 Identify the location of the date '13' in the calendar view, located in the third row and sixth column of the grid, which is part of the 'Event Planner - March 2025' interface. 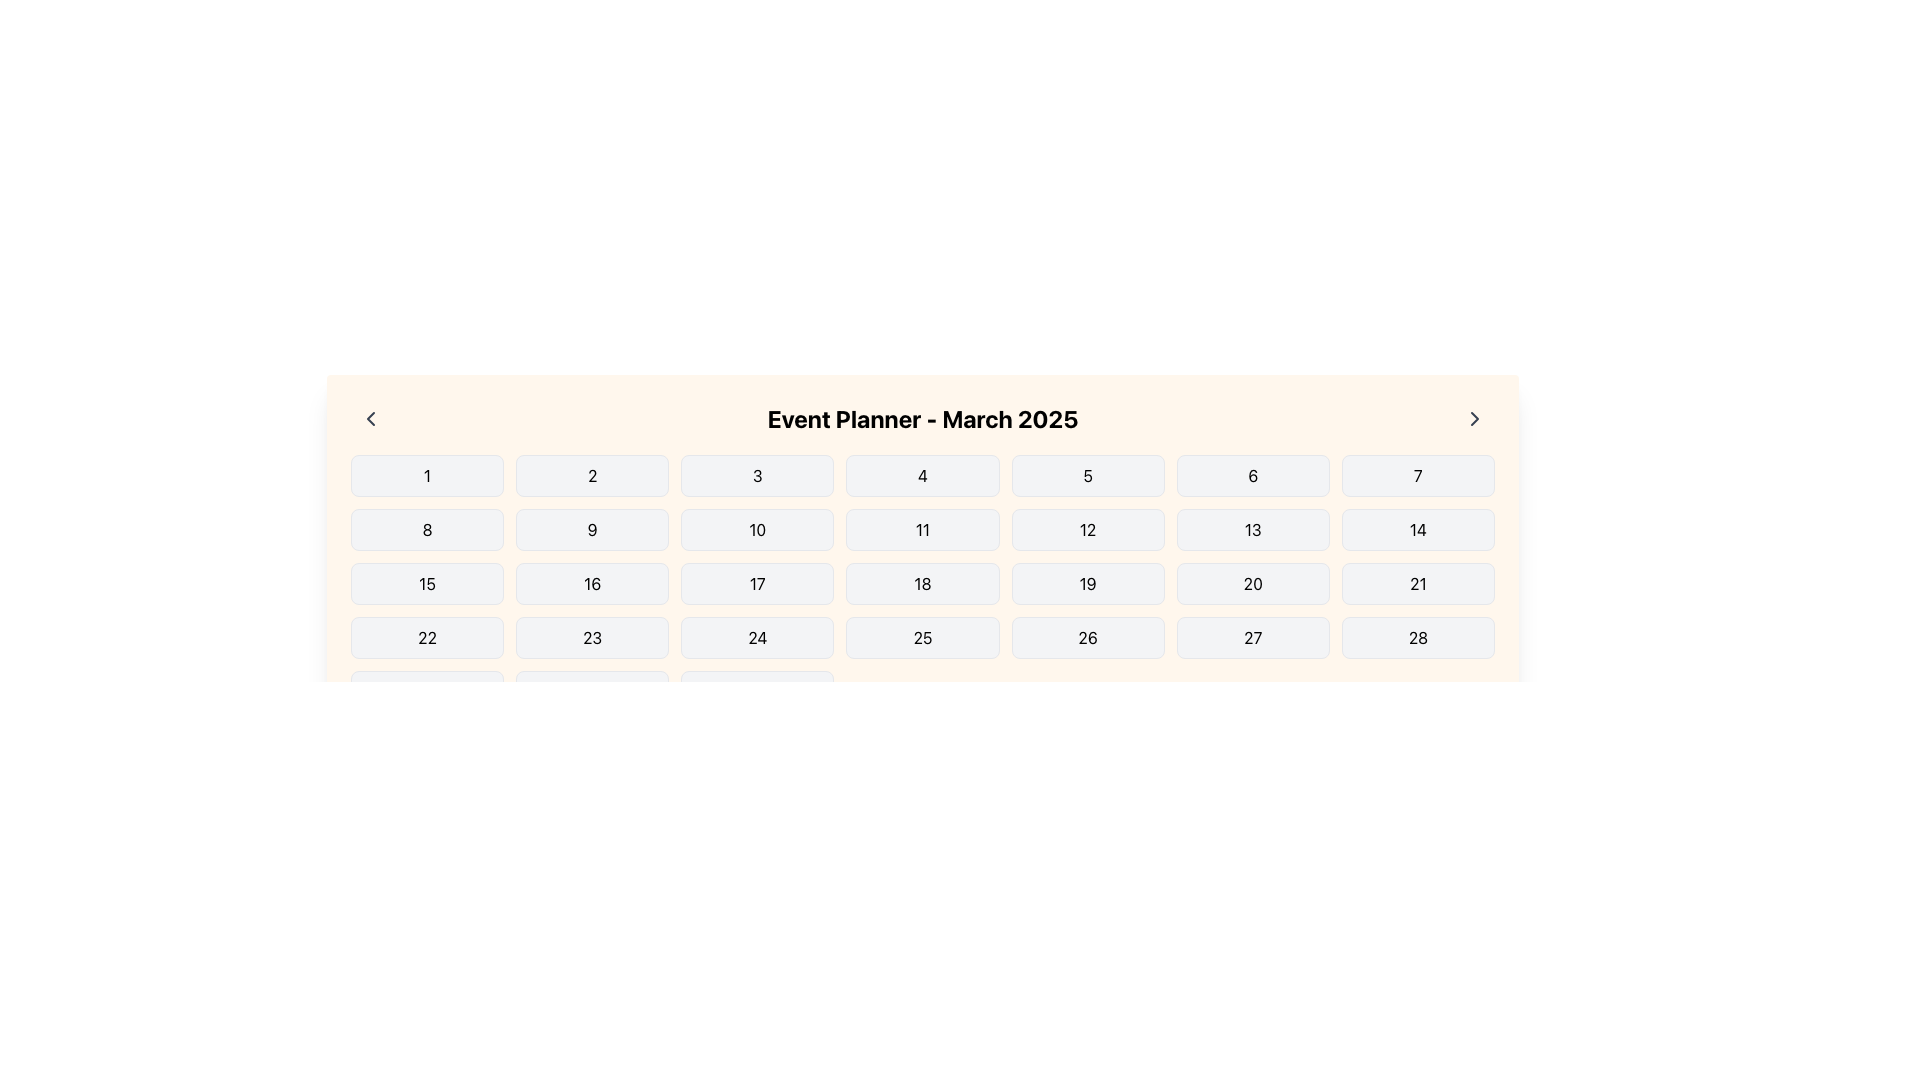
(1252, 528).